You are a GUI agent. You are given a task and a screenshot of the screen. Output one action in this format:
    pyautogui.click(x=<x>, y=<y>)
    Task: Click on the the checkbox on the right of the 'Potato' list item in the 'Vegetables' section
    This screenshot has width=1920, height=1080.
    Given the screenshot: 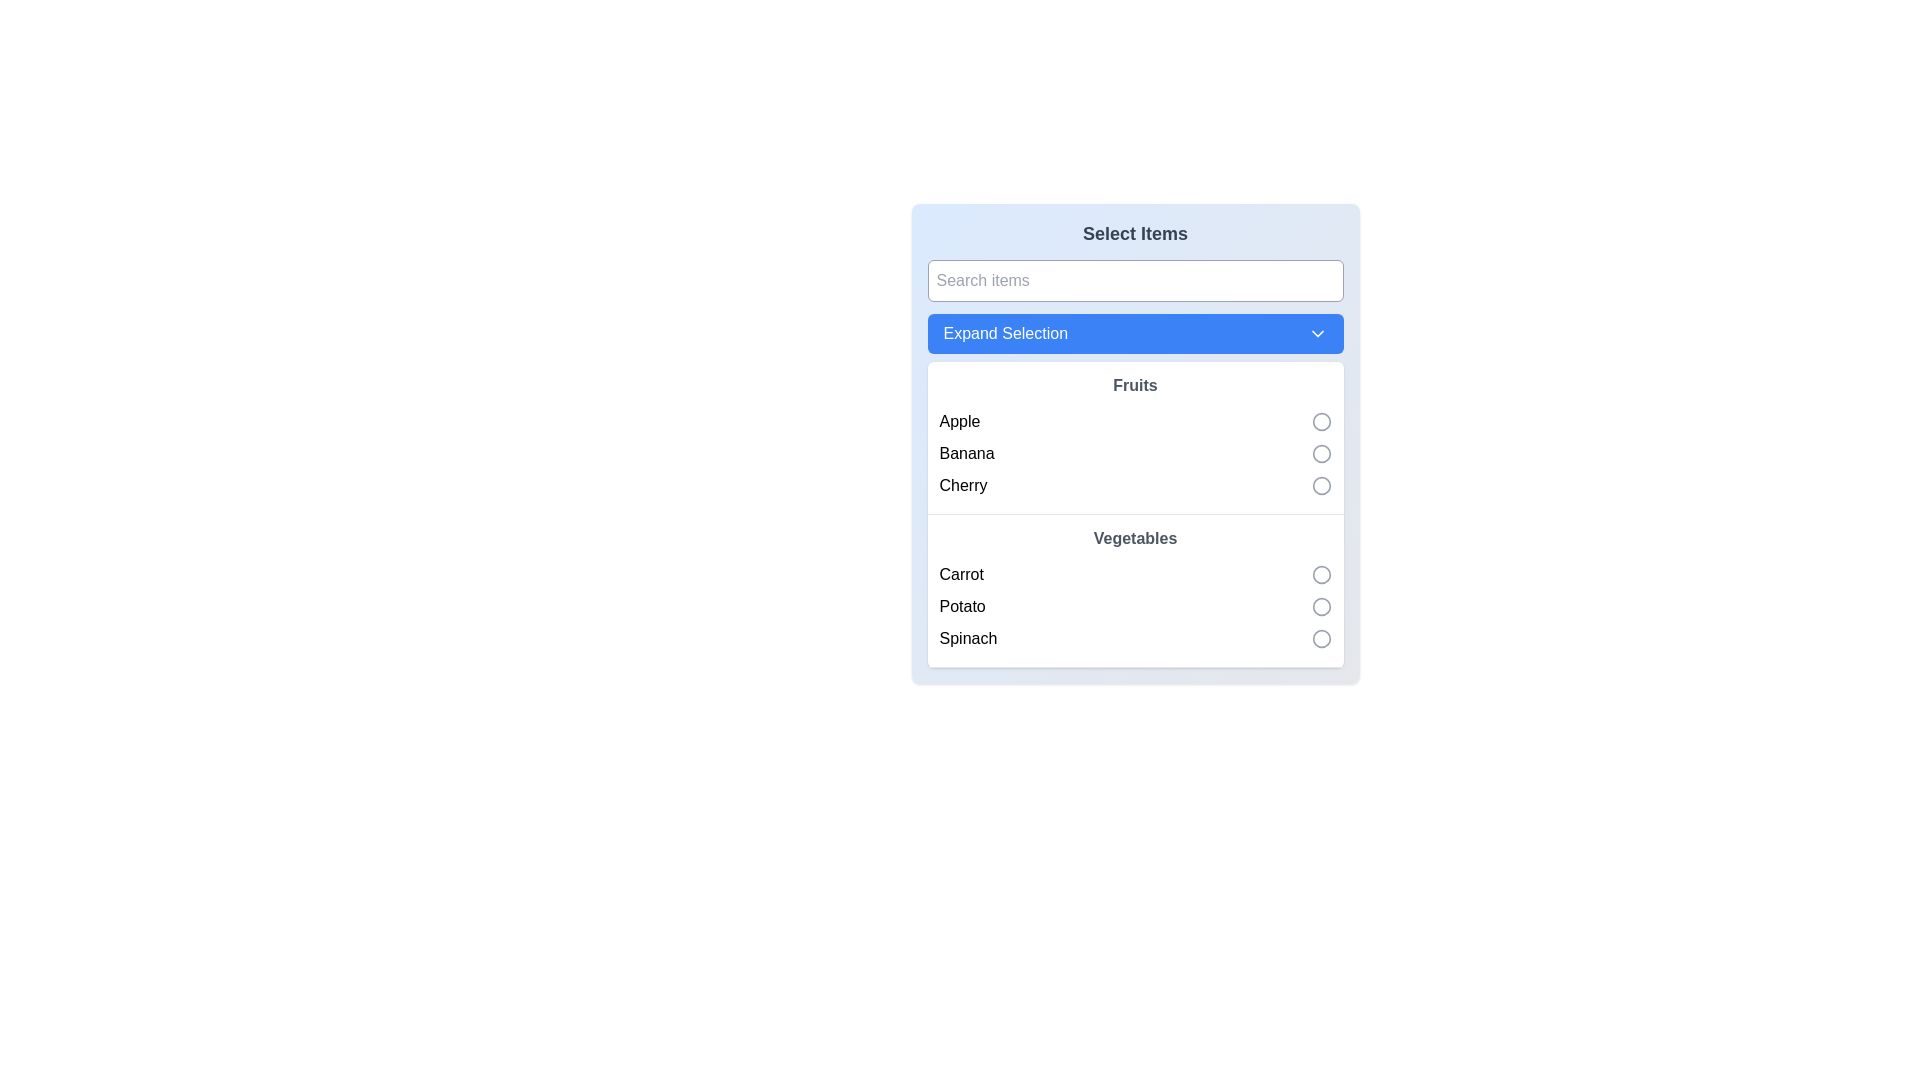 What is the action you would take?
    pyautogui.click(x=1135, y=605)
    